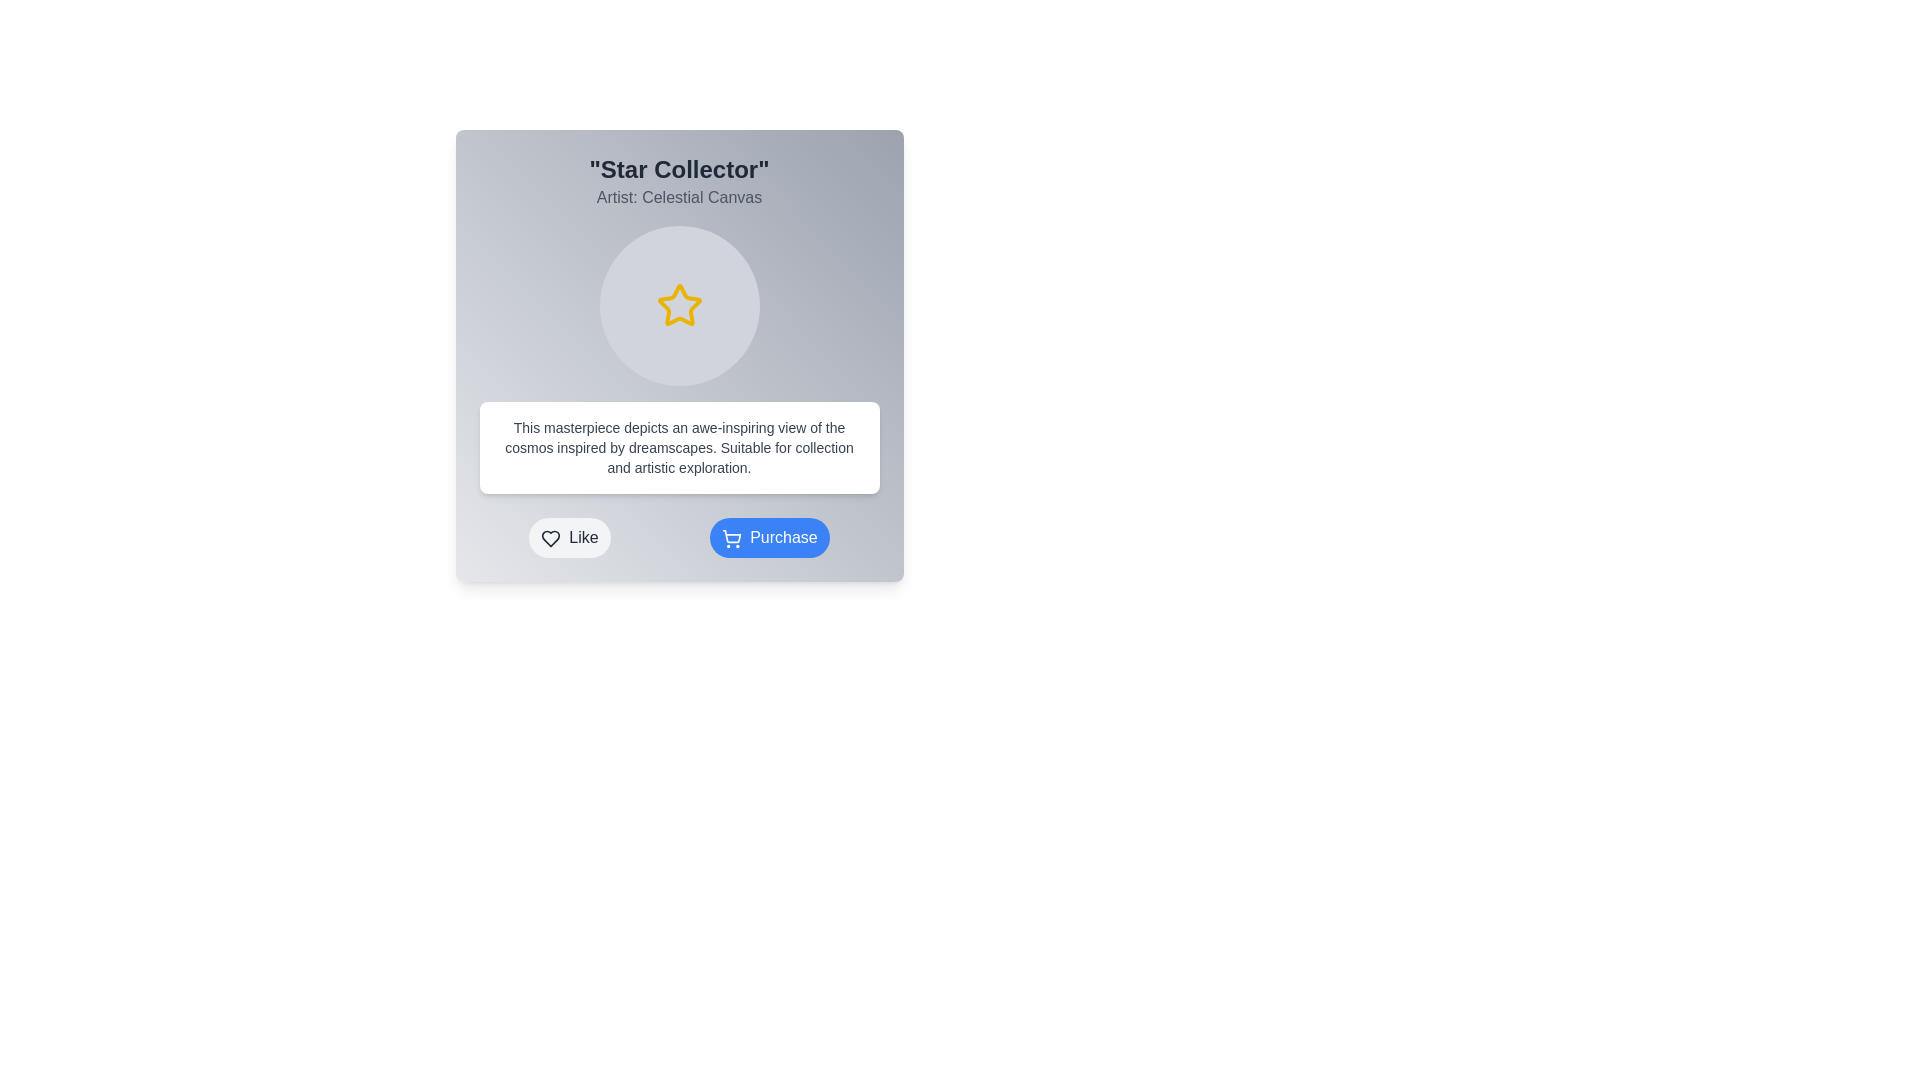 This screenshot has height=1080, width=1920. I want to click on the Decorative icon, which is a circular icon with a grey background and a yellow star, located in the center of the card beneath the title 'Star Collector', so click(679, 305).